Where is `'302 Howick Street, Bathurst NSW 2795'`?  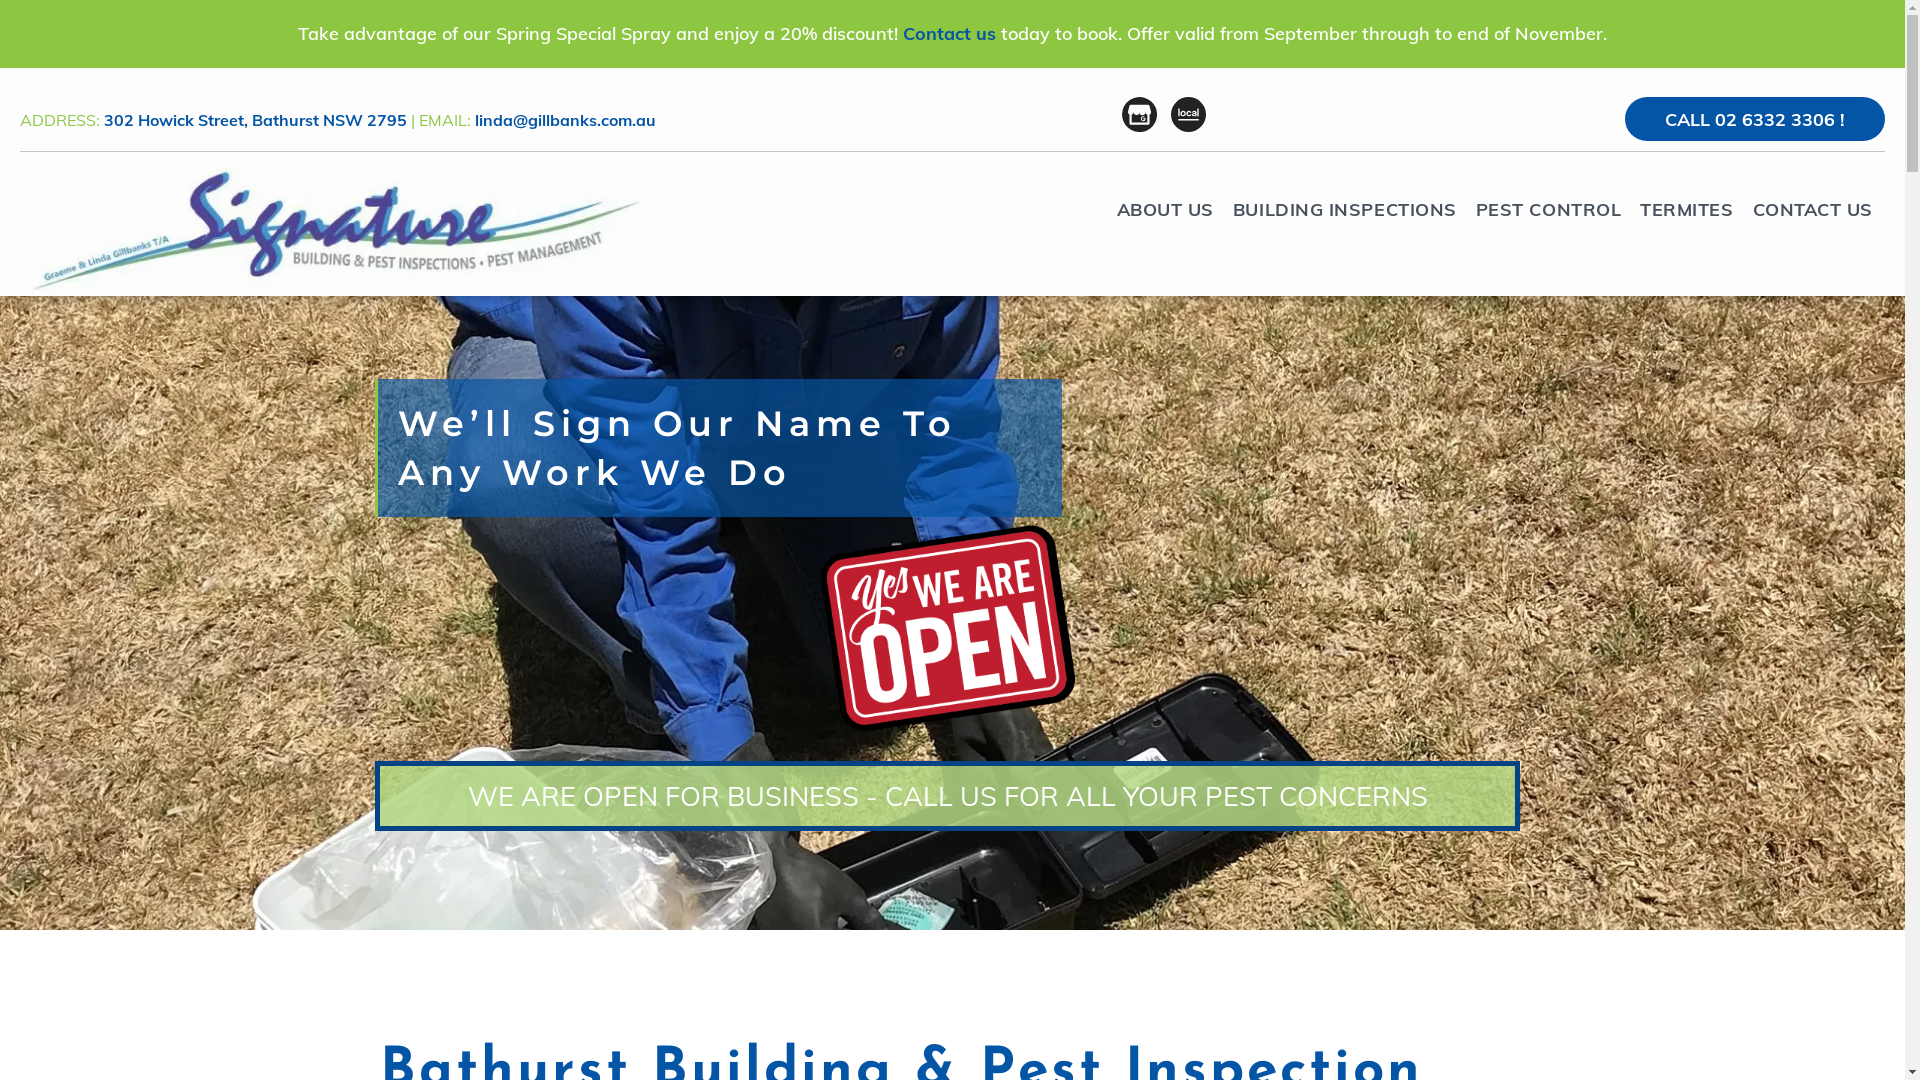 '302 Howick Street, Bathurst NSW 2795' is located at coordinates (254, 119).